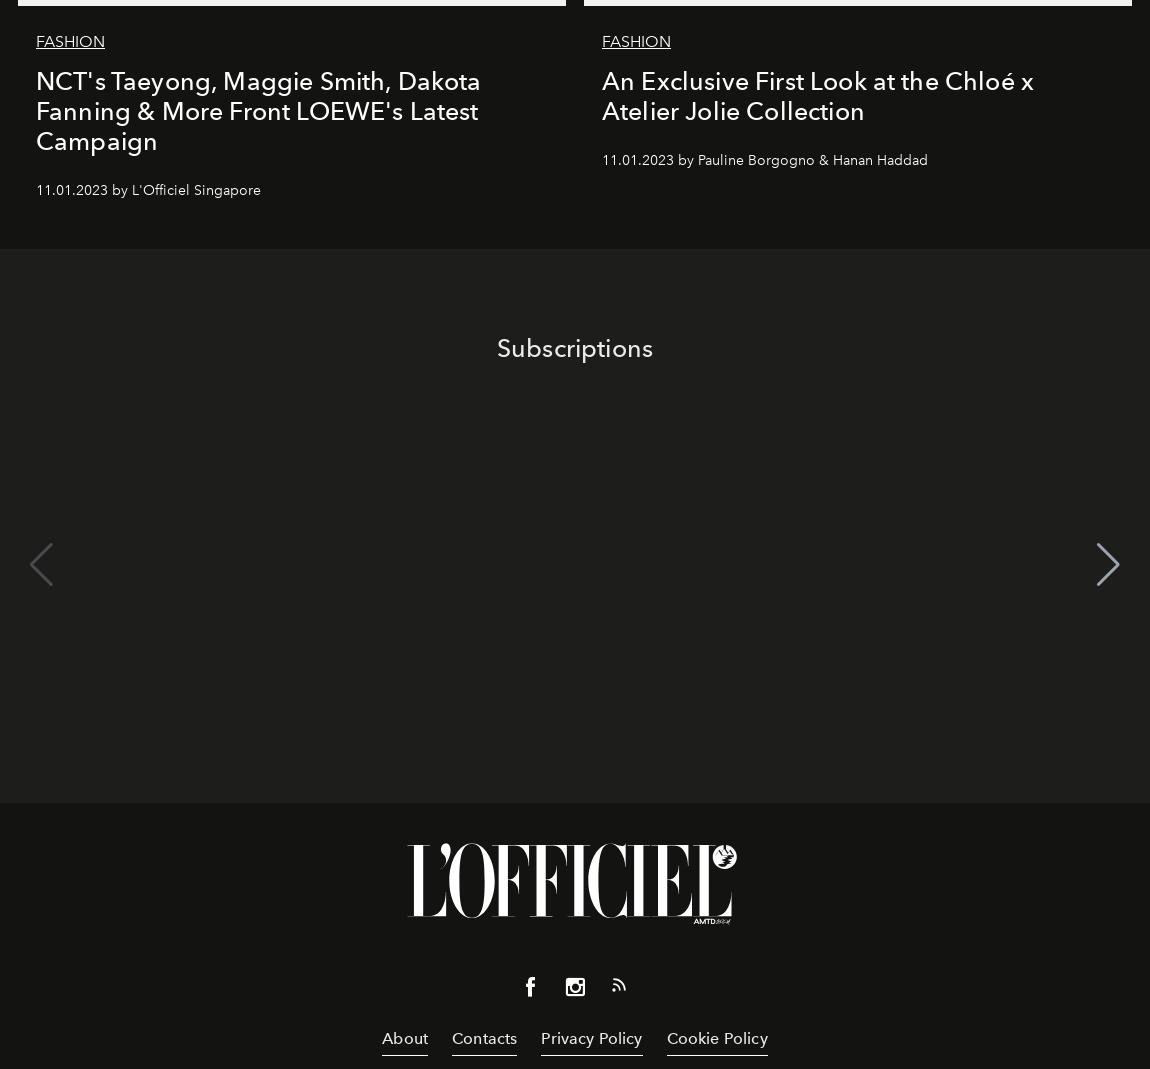 The width and height of the screenshot is (1150, 1069). Describe the element at coordinates (763, 160) in the screenshot. I see `'11.01.2023 by Pauline Borgogno & Hanan Haddad'` at that location.